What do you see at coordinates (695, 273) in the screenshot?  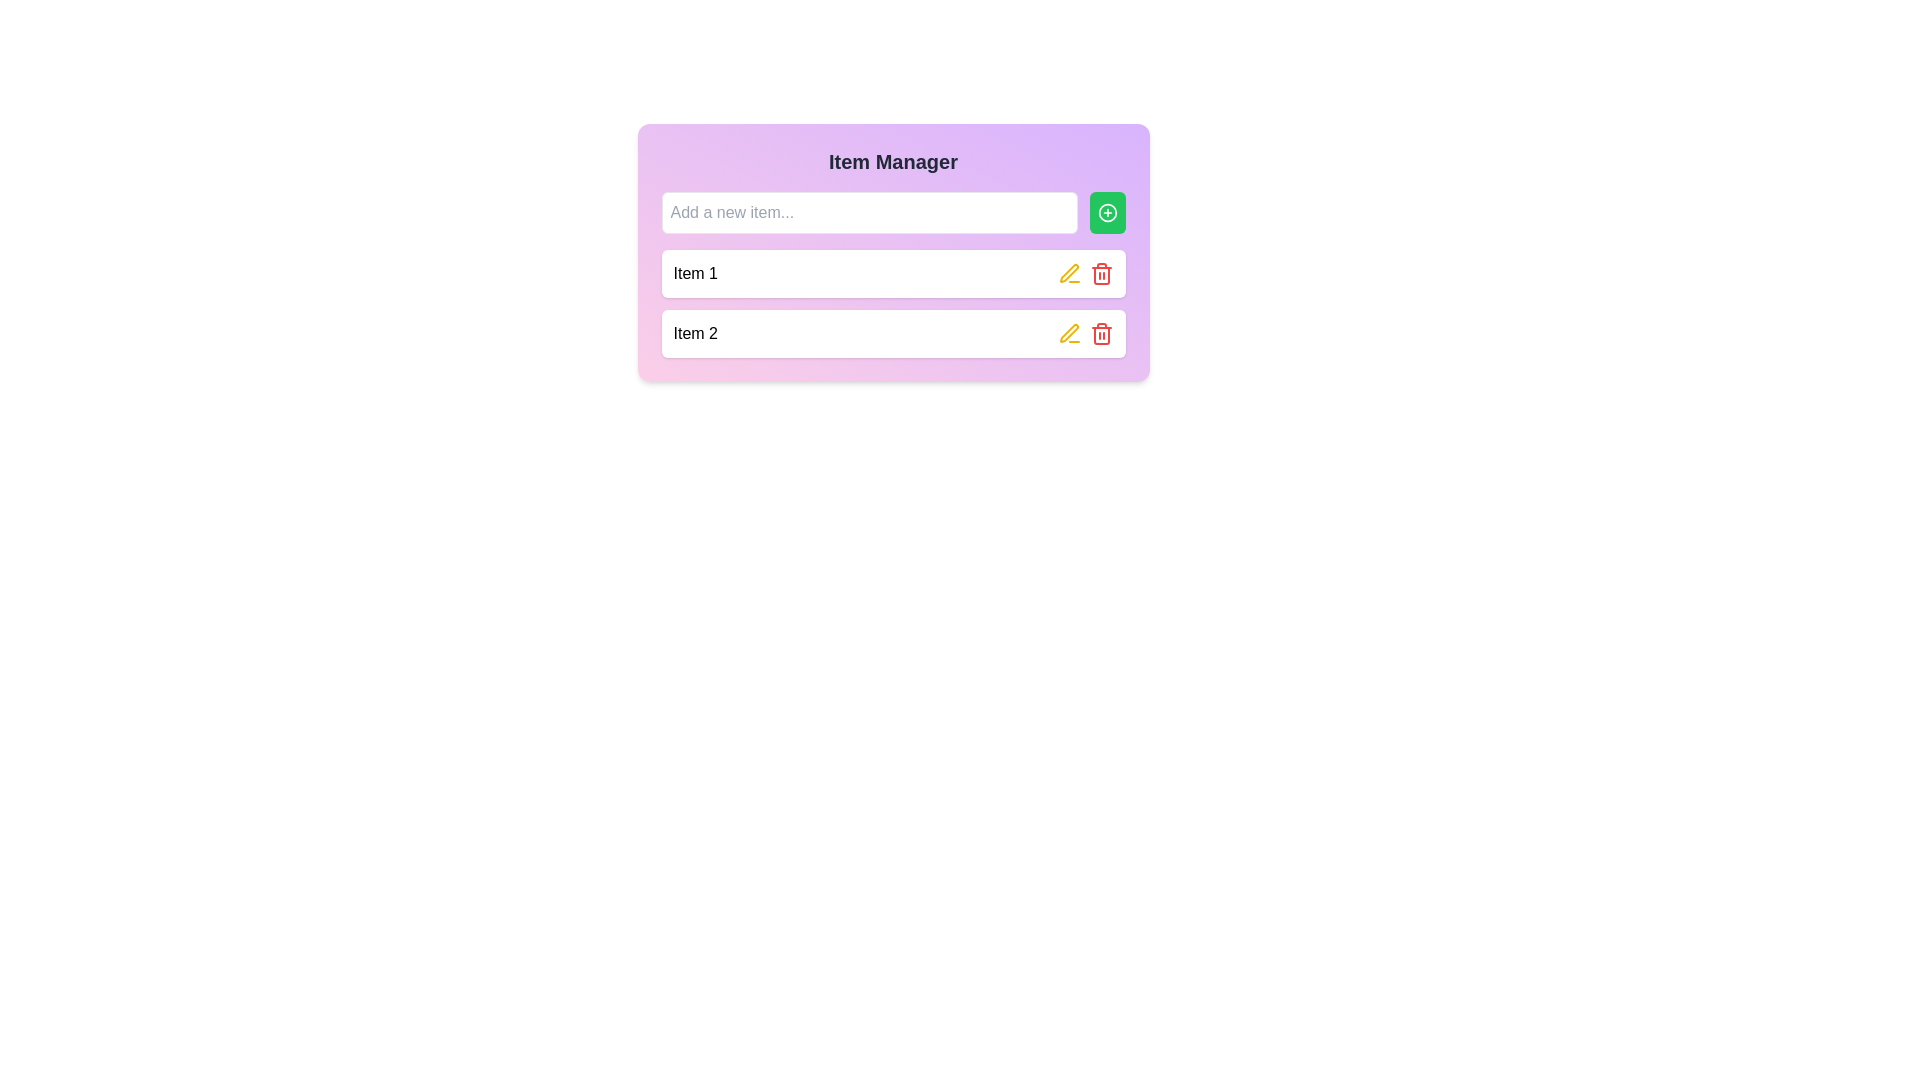 I see `the first text element in the first row under the 'Item Manager' title, which serves as a label for an item` at bounding box center [695, 273].